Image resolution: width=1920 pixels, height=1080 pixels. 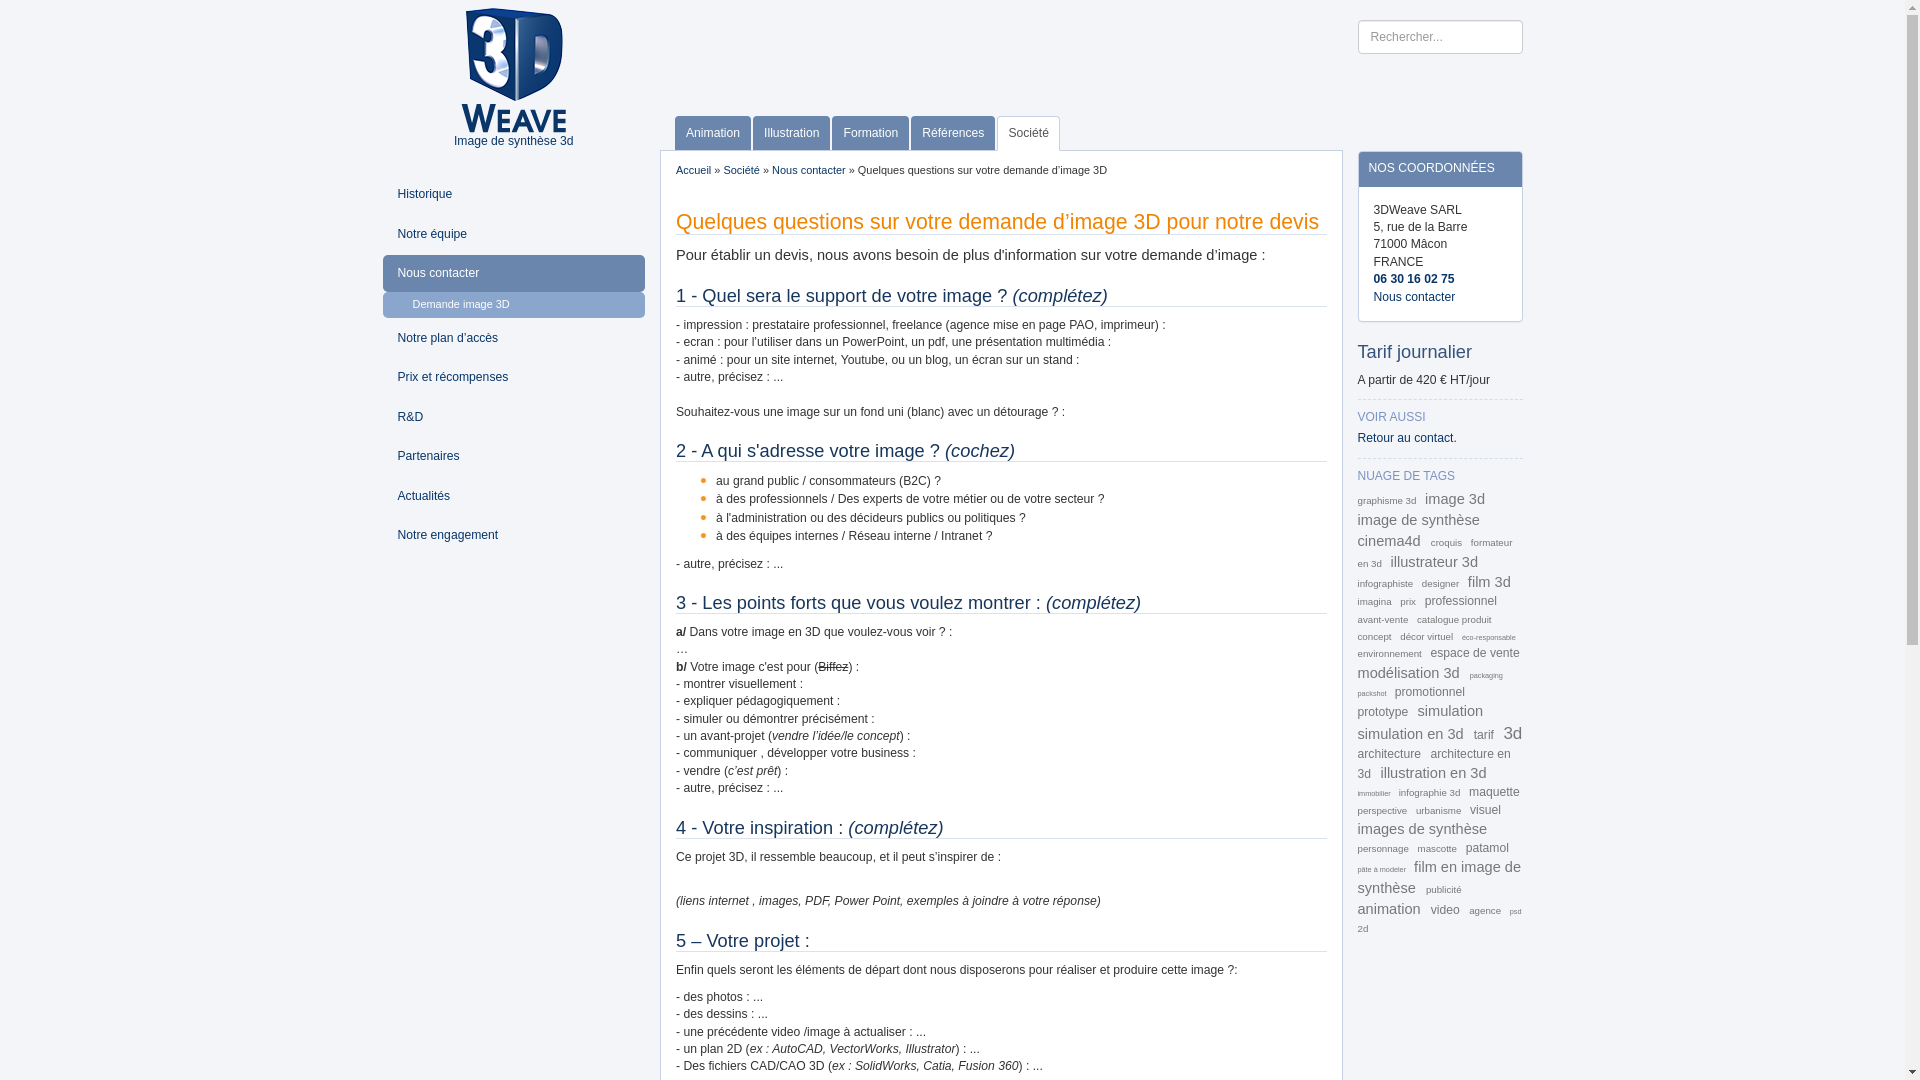 What do you see at coordinates (1375, 600) in the screenshot?
I see `'imagina'` at bounding box center [1375, 600].